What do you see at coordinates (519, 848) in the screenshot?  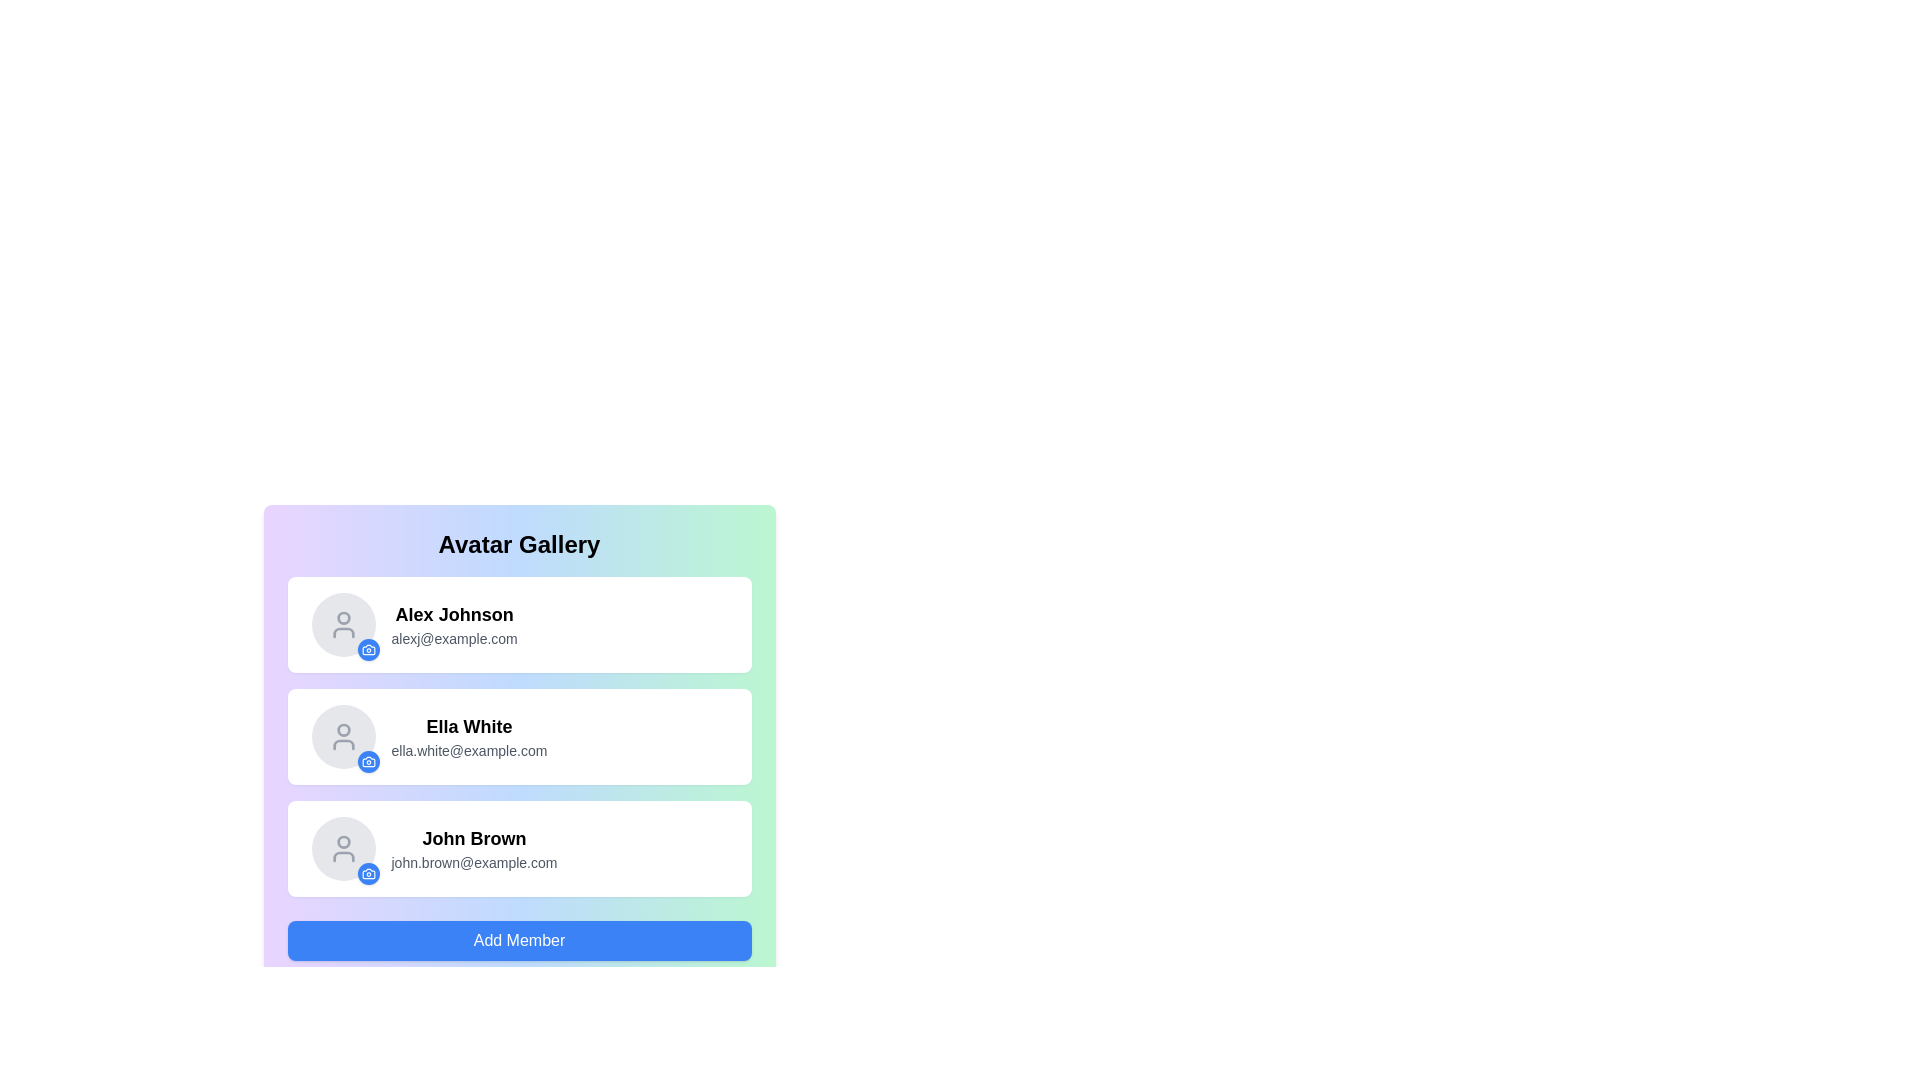 I see `the third user profile card in the 'Avatar Gallery' section` at bounding box center [519, 848].